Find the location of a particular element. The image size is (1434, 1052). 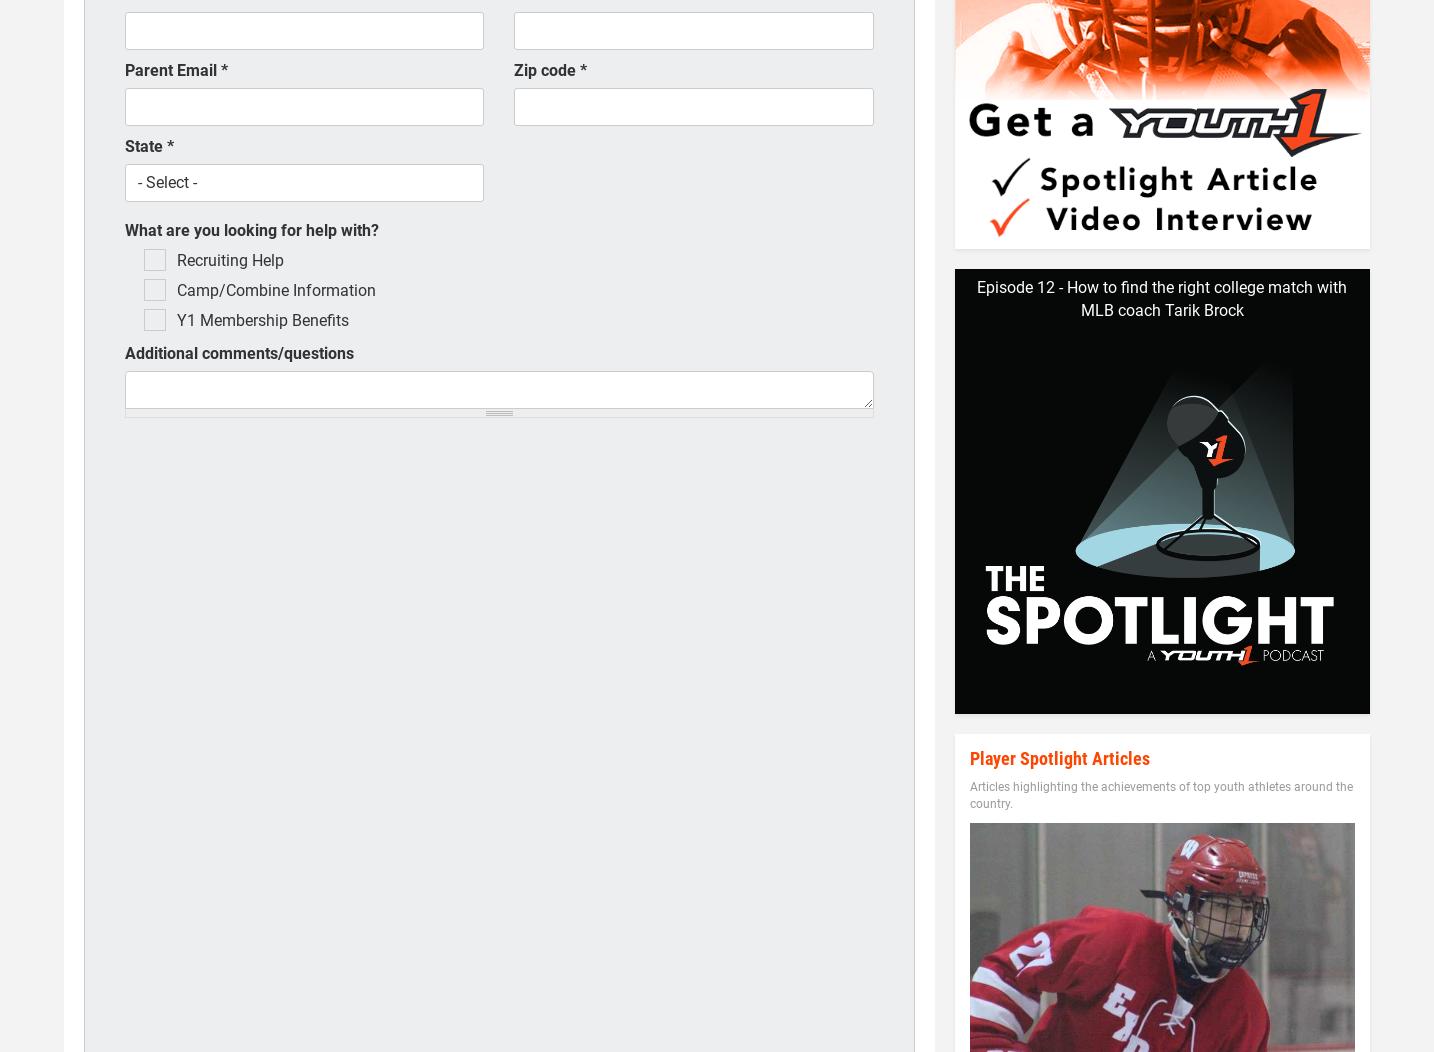

'Recruiting Help' is located at coordinates (230, 259).